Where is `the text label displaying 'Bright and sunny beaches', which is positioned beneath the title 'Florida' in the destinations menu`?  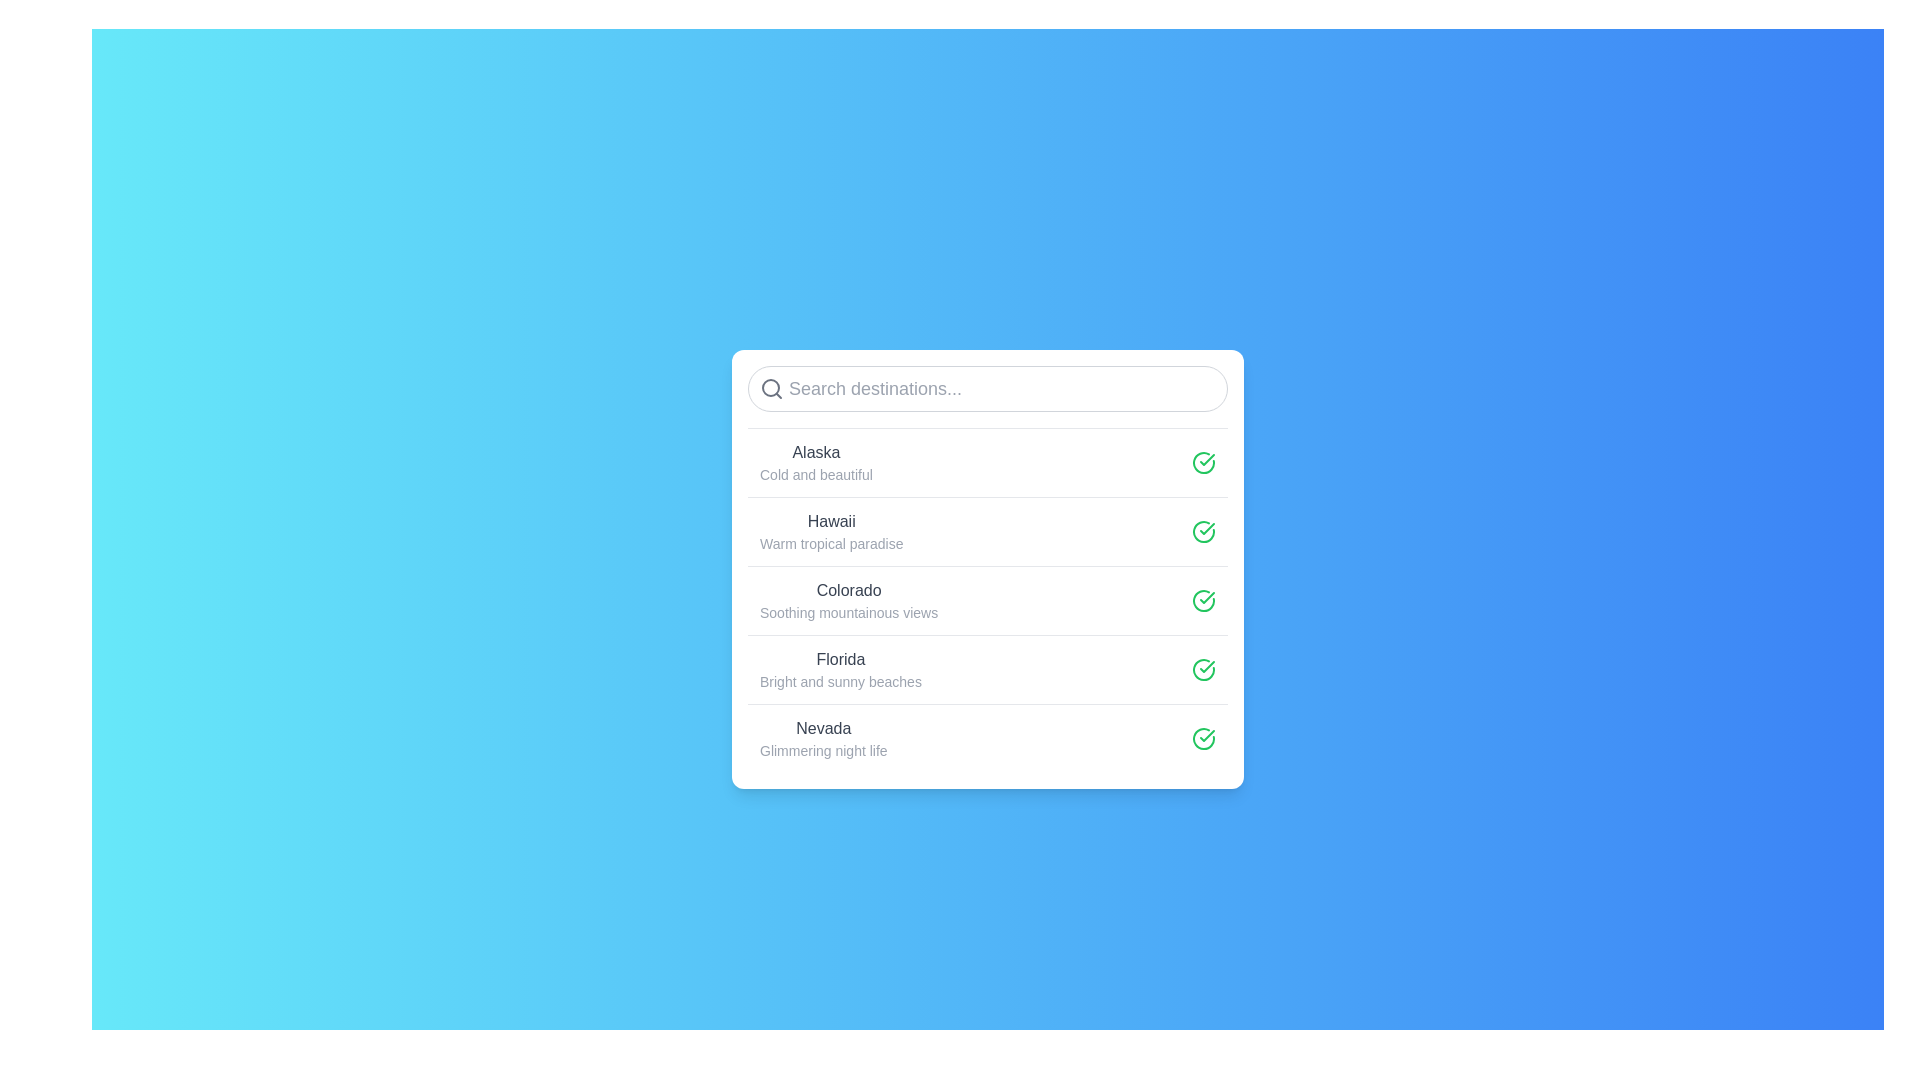
the text label displaying 'Bright and sunny beaches', which is positioned beneath the title 'Florida' in the destinations menu is located at coordinates (840, 680).